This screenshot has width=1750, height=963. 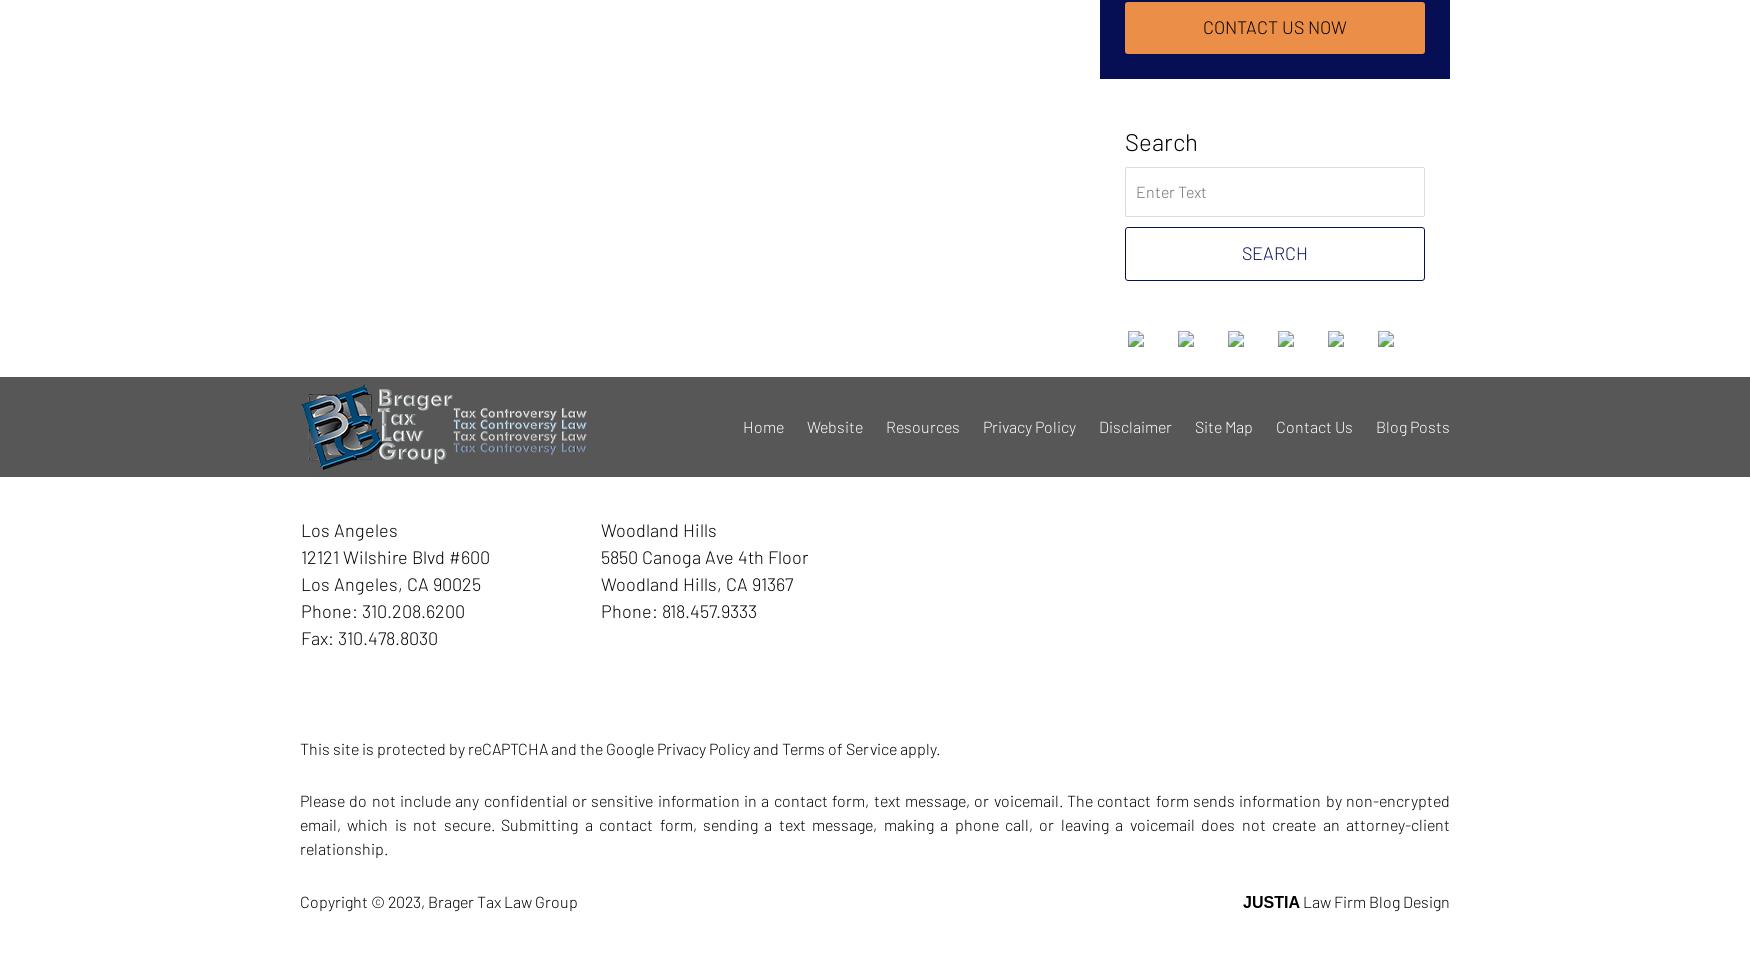 What do you see at coordinates (319, 636) in the screenshot?
I see `'Fax:'` at bounding box center [319, 636].